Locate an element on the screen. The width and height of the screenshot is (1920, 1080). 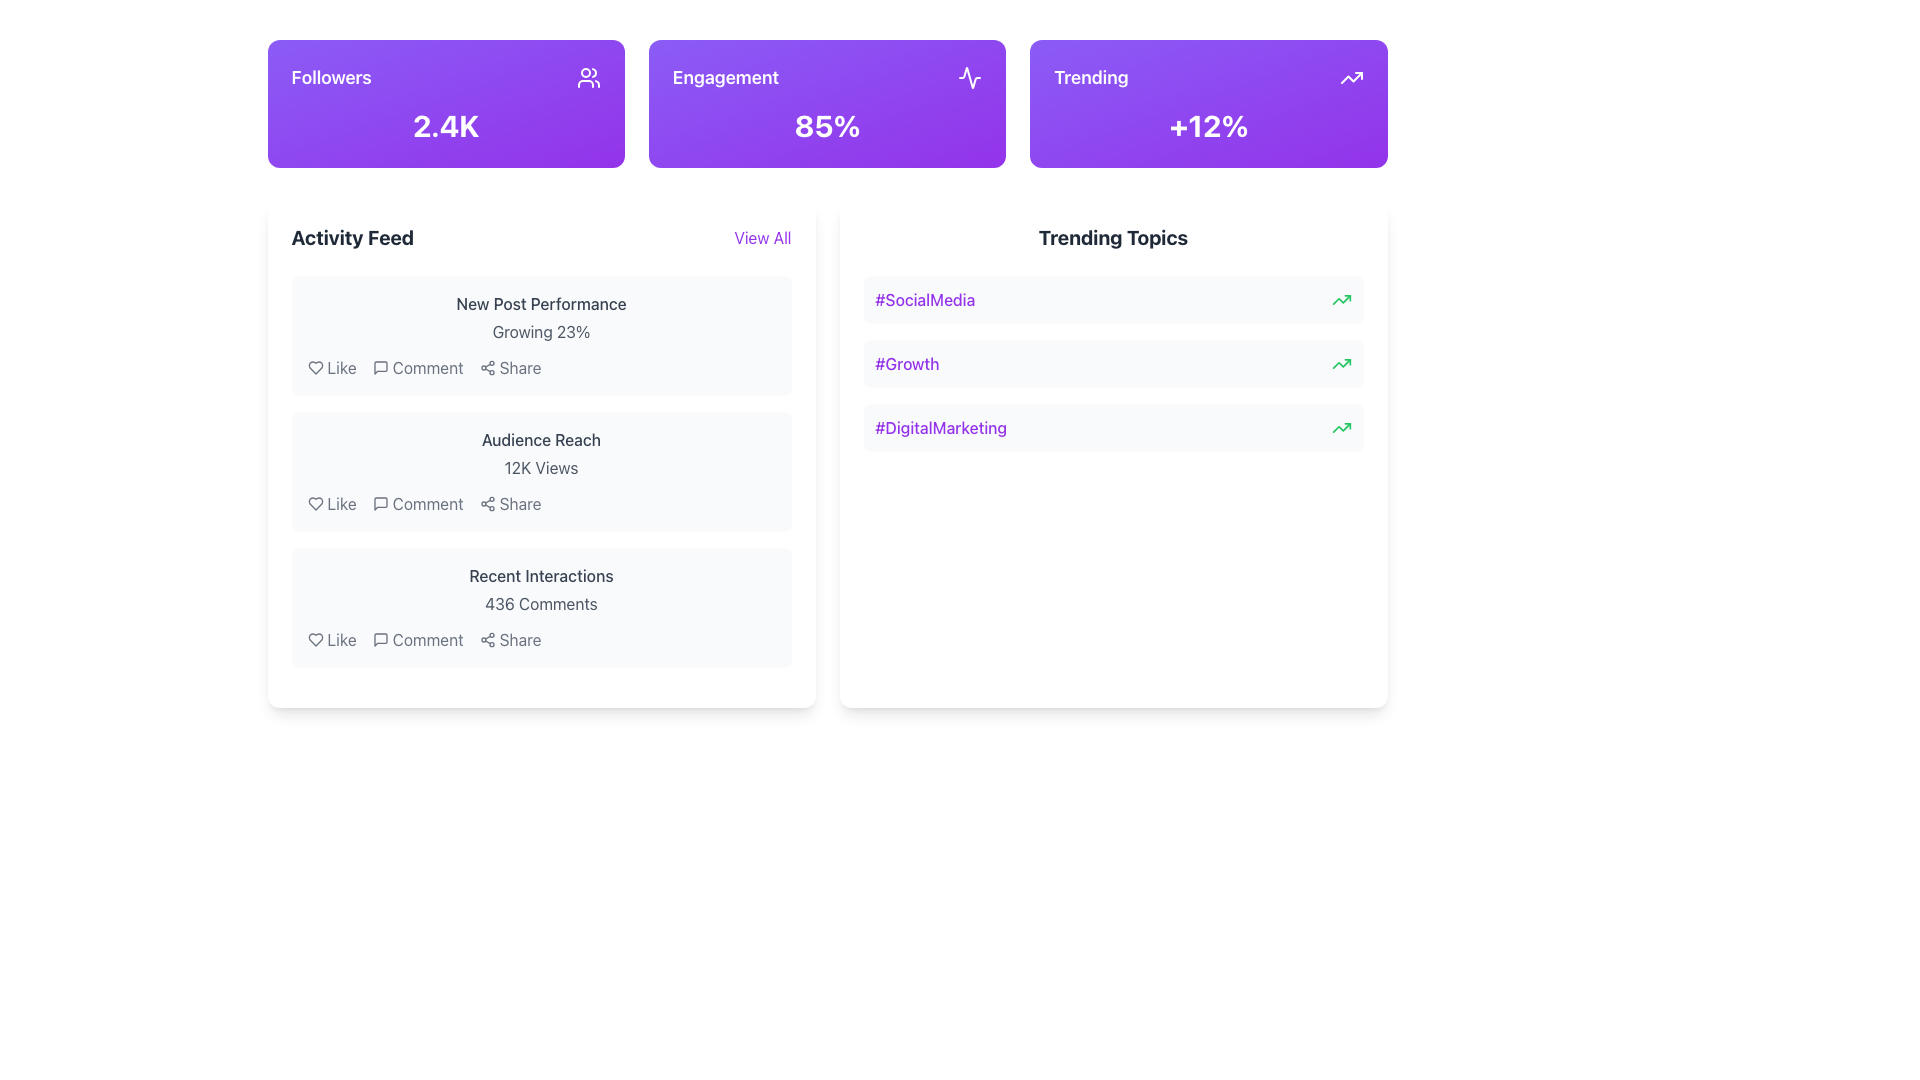
the leftmost SVG graphic icon representing the 'Comment' action, which is part of the 'Comment' button group located below the 'Recent Interactions' section in the activity feed is located at coordinates (380, 640).